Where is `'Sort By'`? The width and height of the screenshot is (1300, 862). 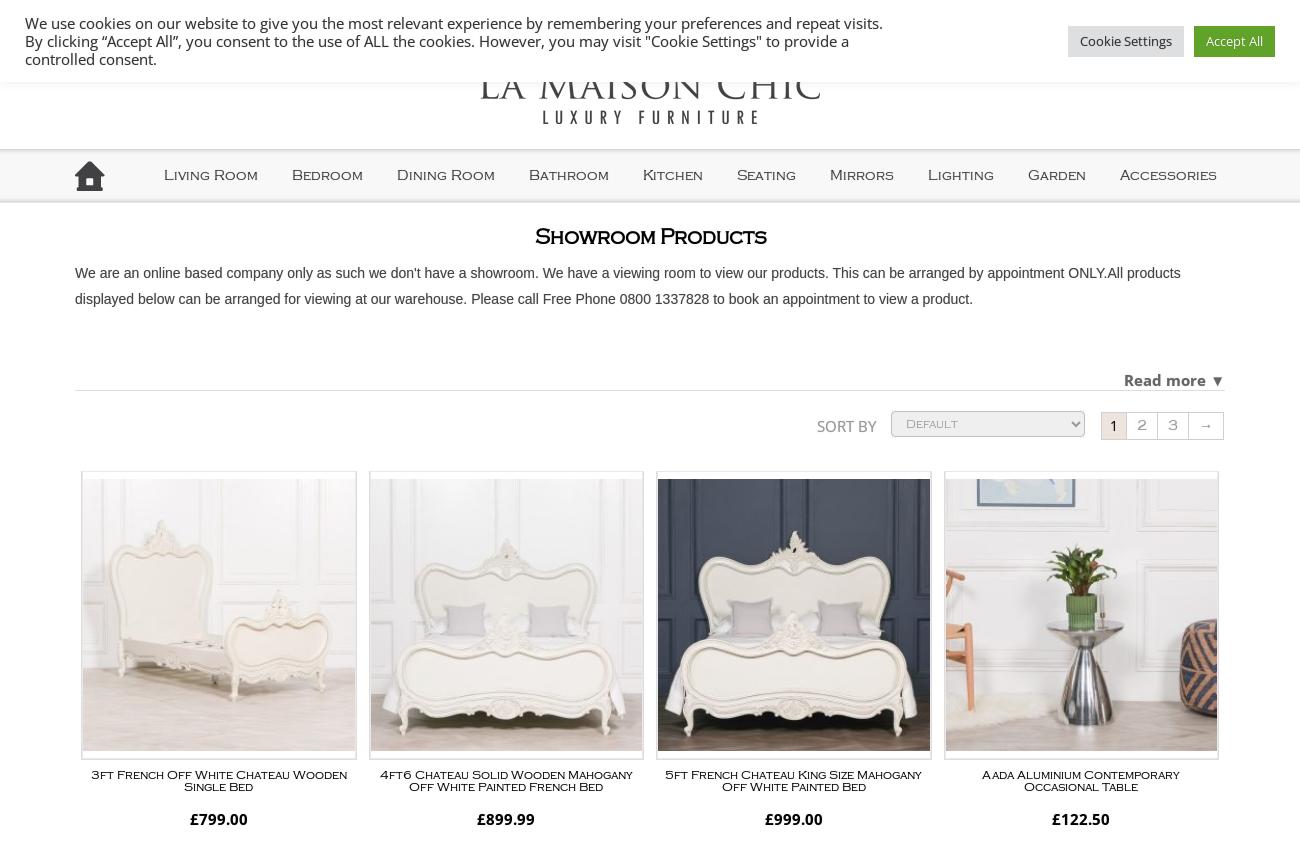 'Sort By' is located at coordinates (846, 425).